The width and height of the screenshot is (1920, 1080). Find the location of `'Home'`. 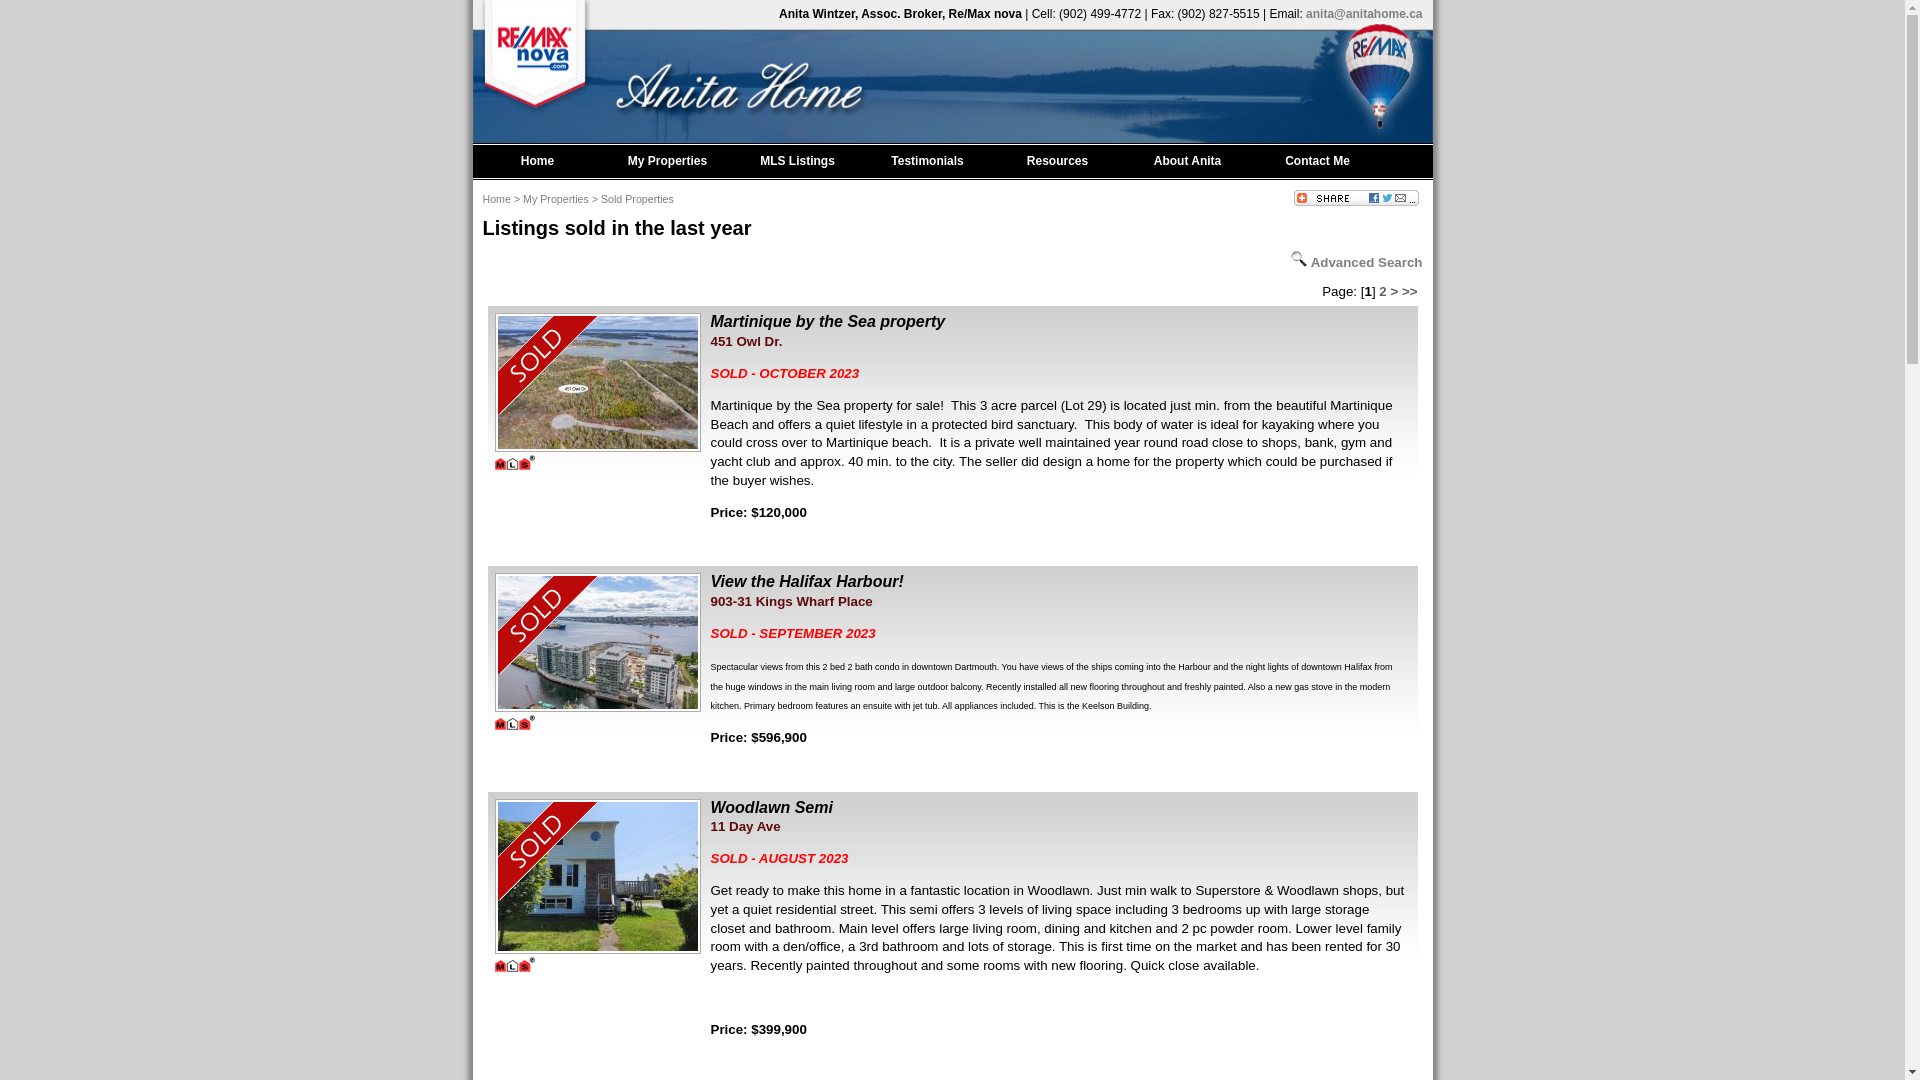

'Home' is located at coordinates (495, 199).